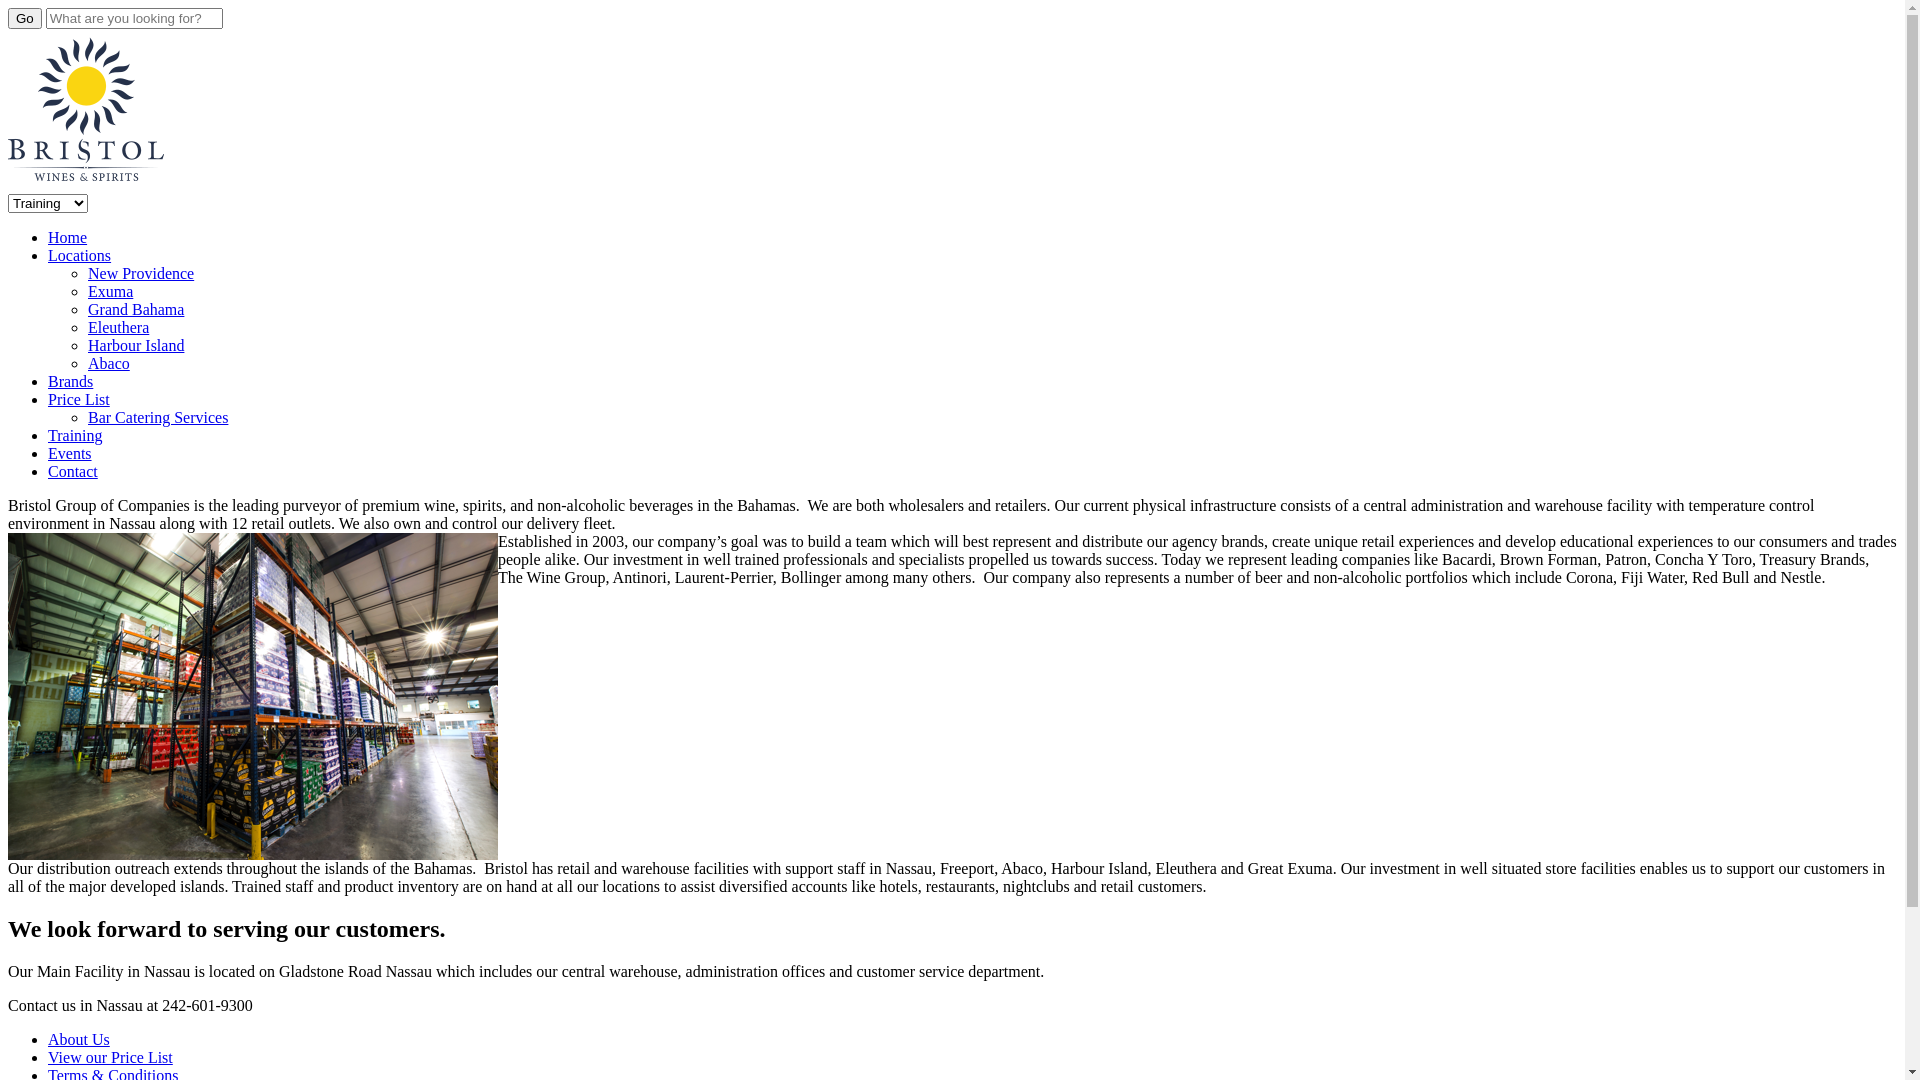 The image size is (1920, 1080). What do you see at coordinates (109, 1056) in the screenshot?
I see `'View our Price List'` at bounding box center [109, 1056].